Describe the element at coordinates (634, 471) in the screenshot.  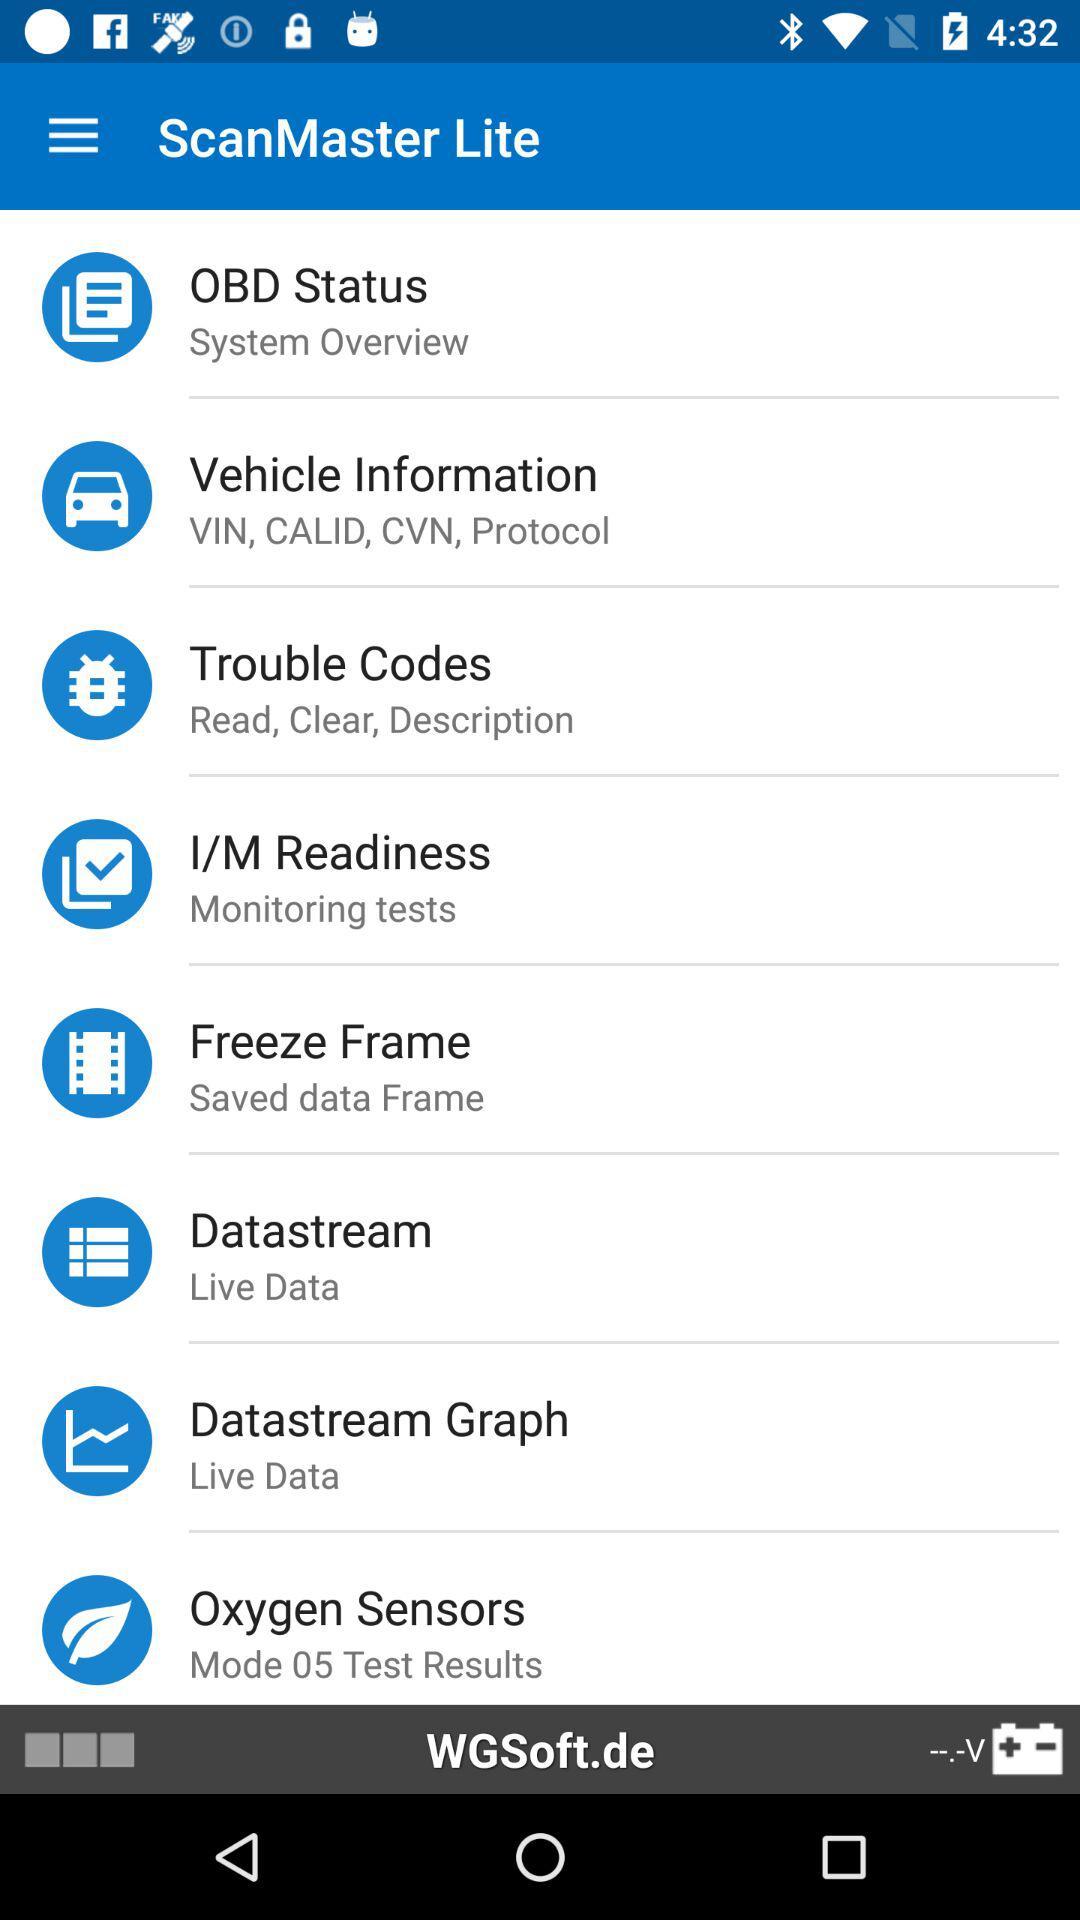
I see `vehicle information item` at that location.